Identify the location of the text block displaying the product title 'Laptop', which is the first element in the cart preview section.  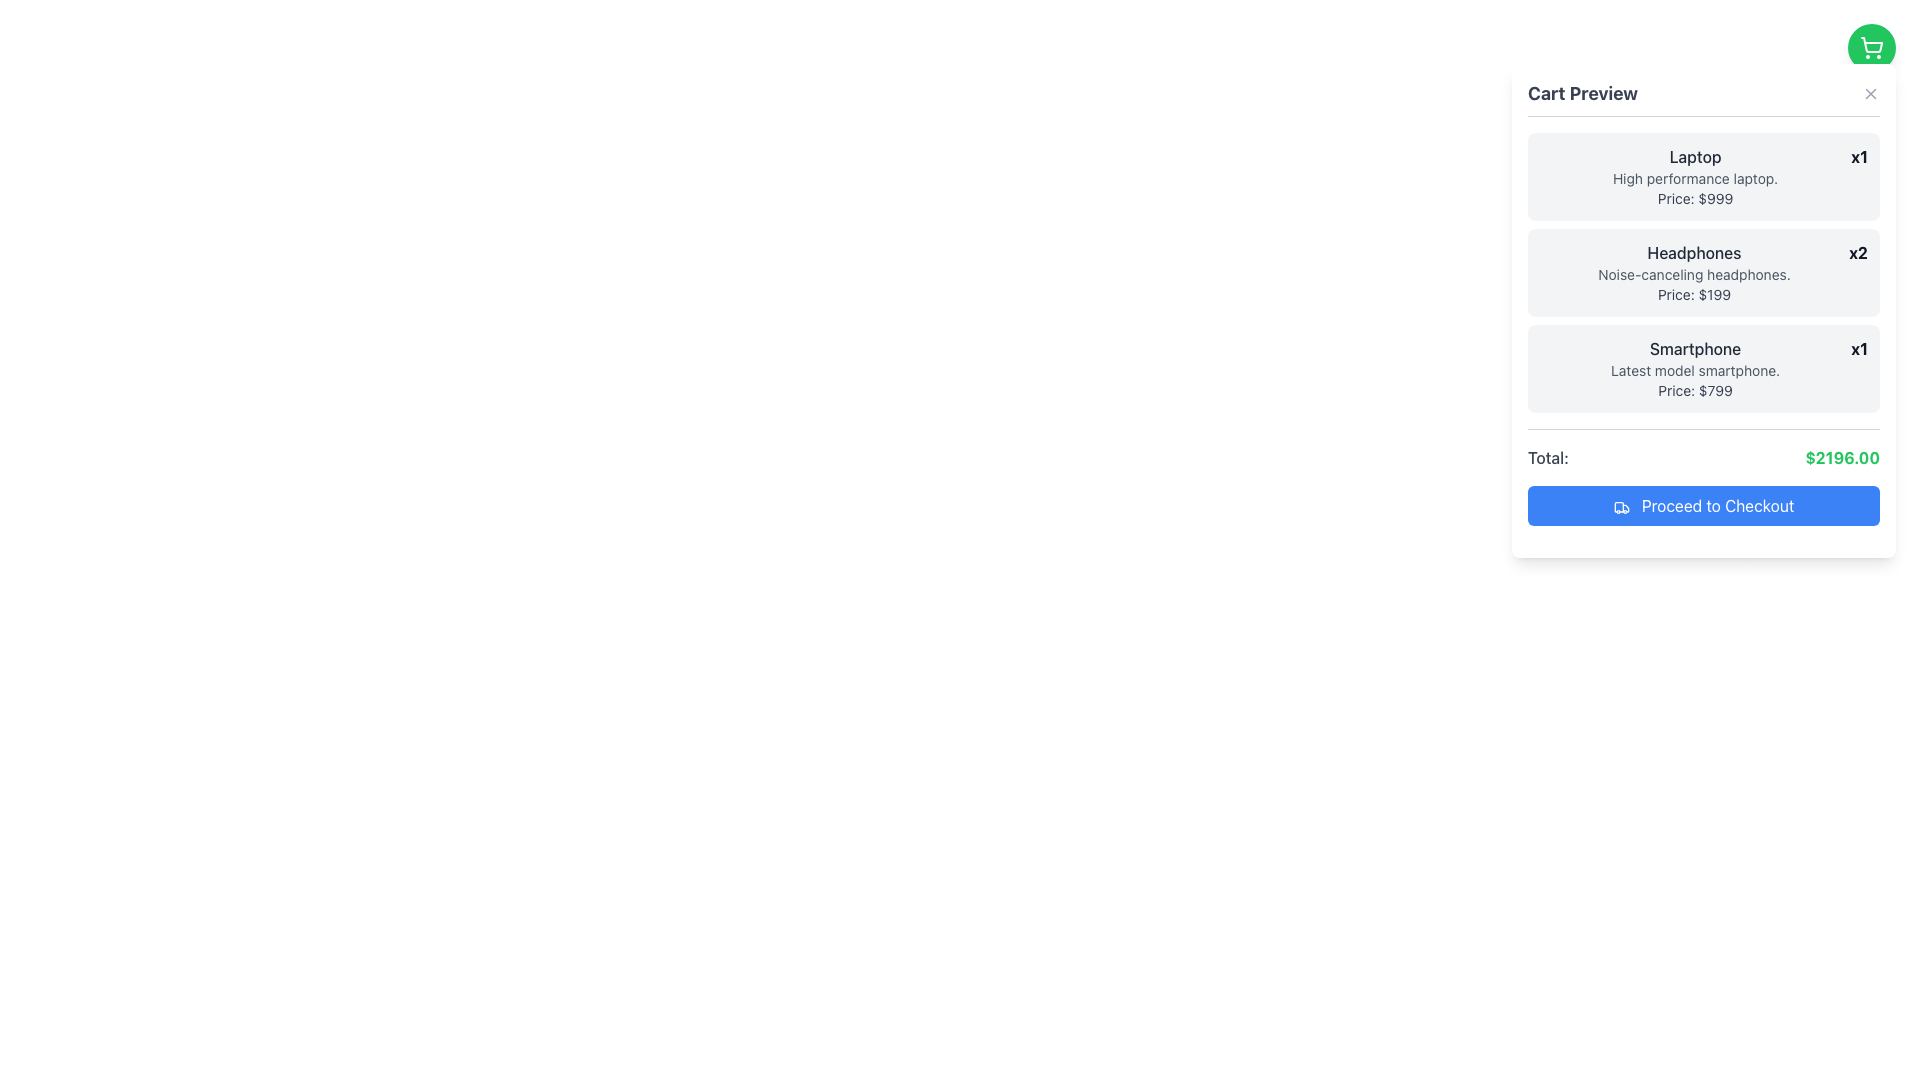
(1694, 176).